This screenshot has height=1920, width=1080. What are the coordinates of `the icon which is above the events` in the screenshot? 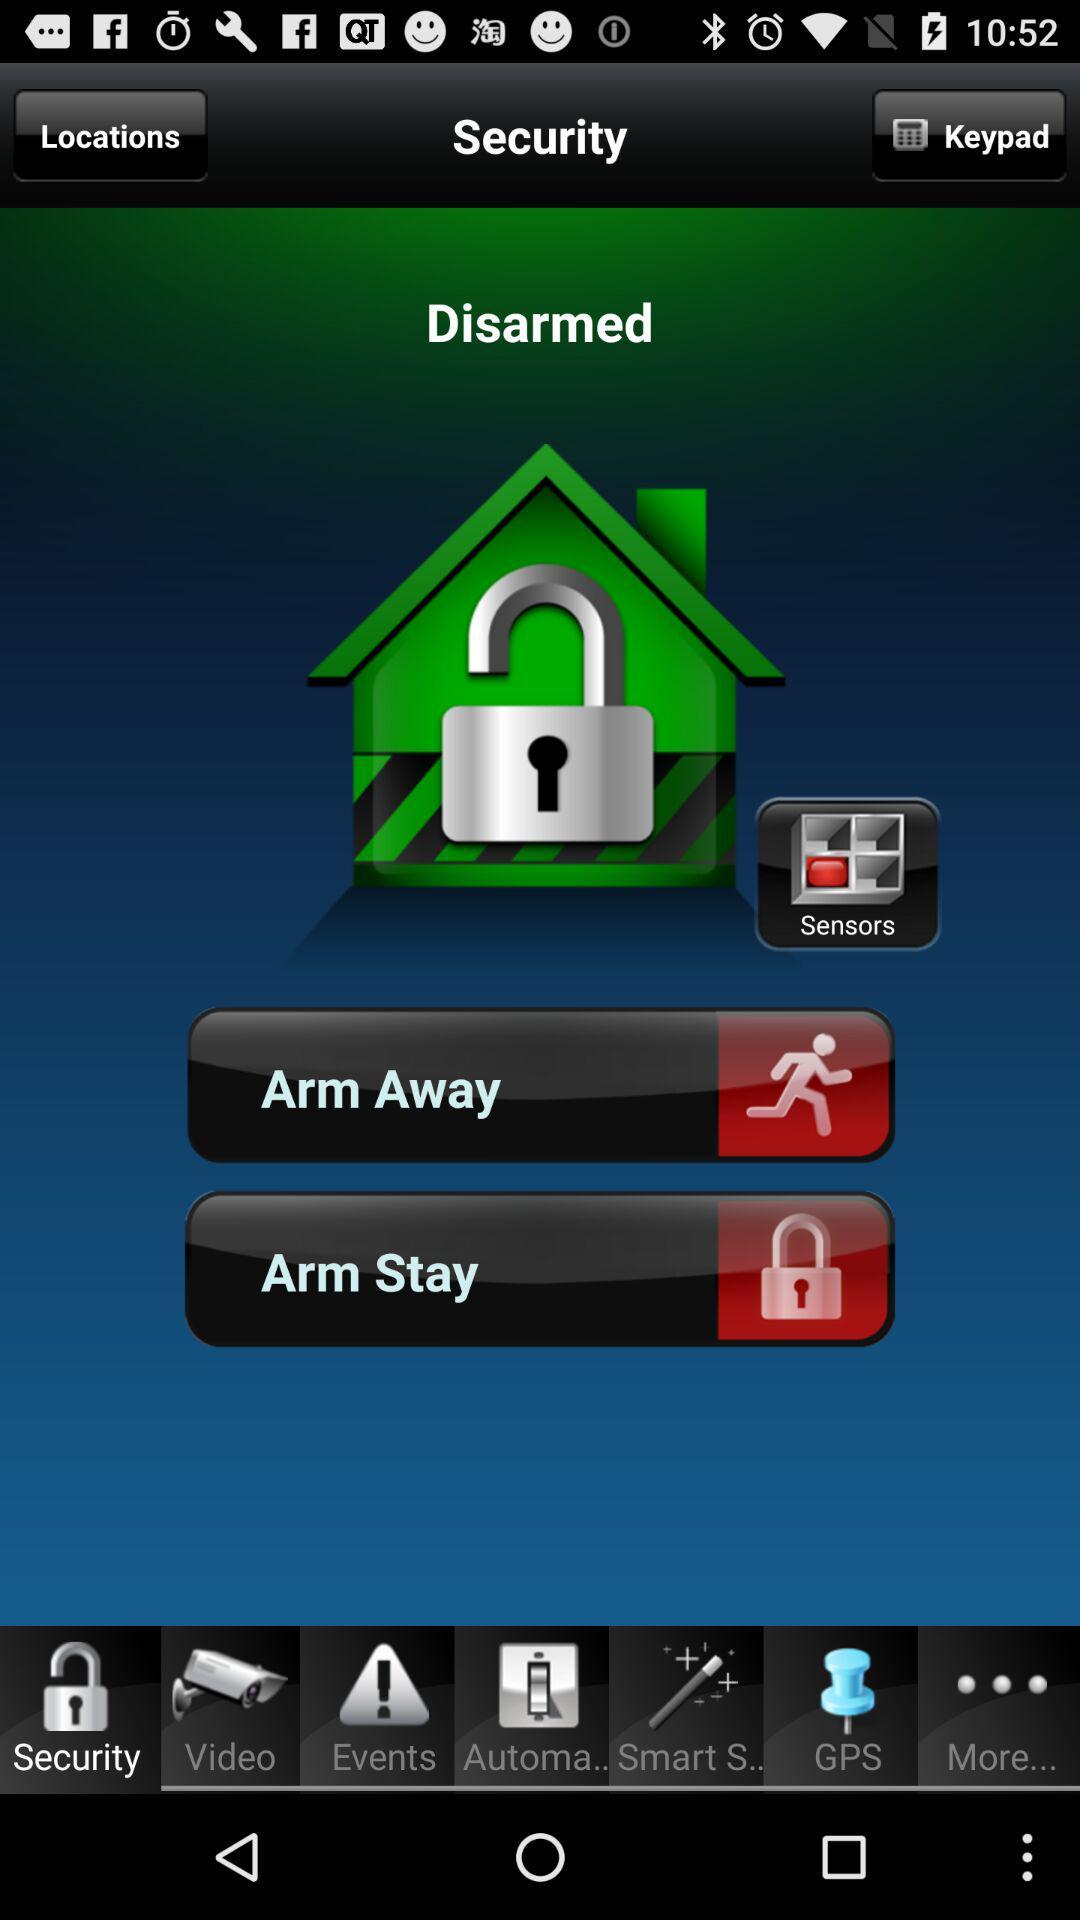 It's located at (384, 1685).